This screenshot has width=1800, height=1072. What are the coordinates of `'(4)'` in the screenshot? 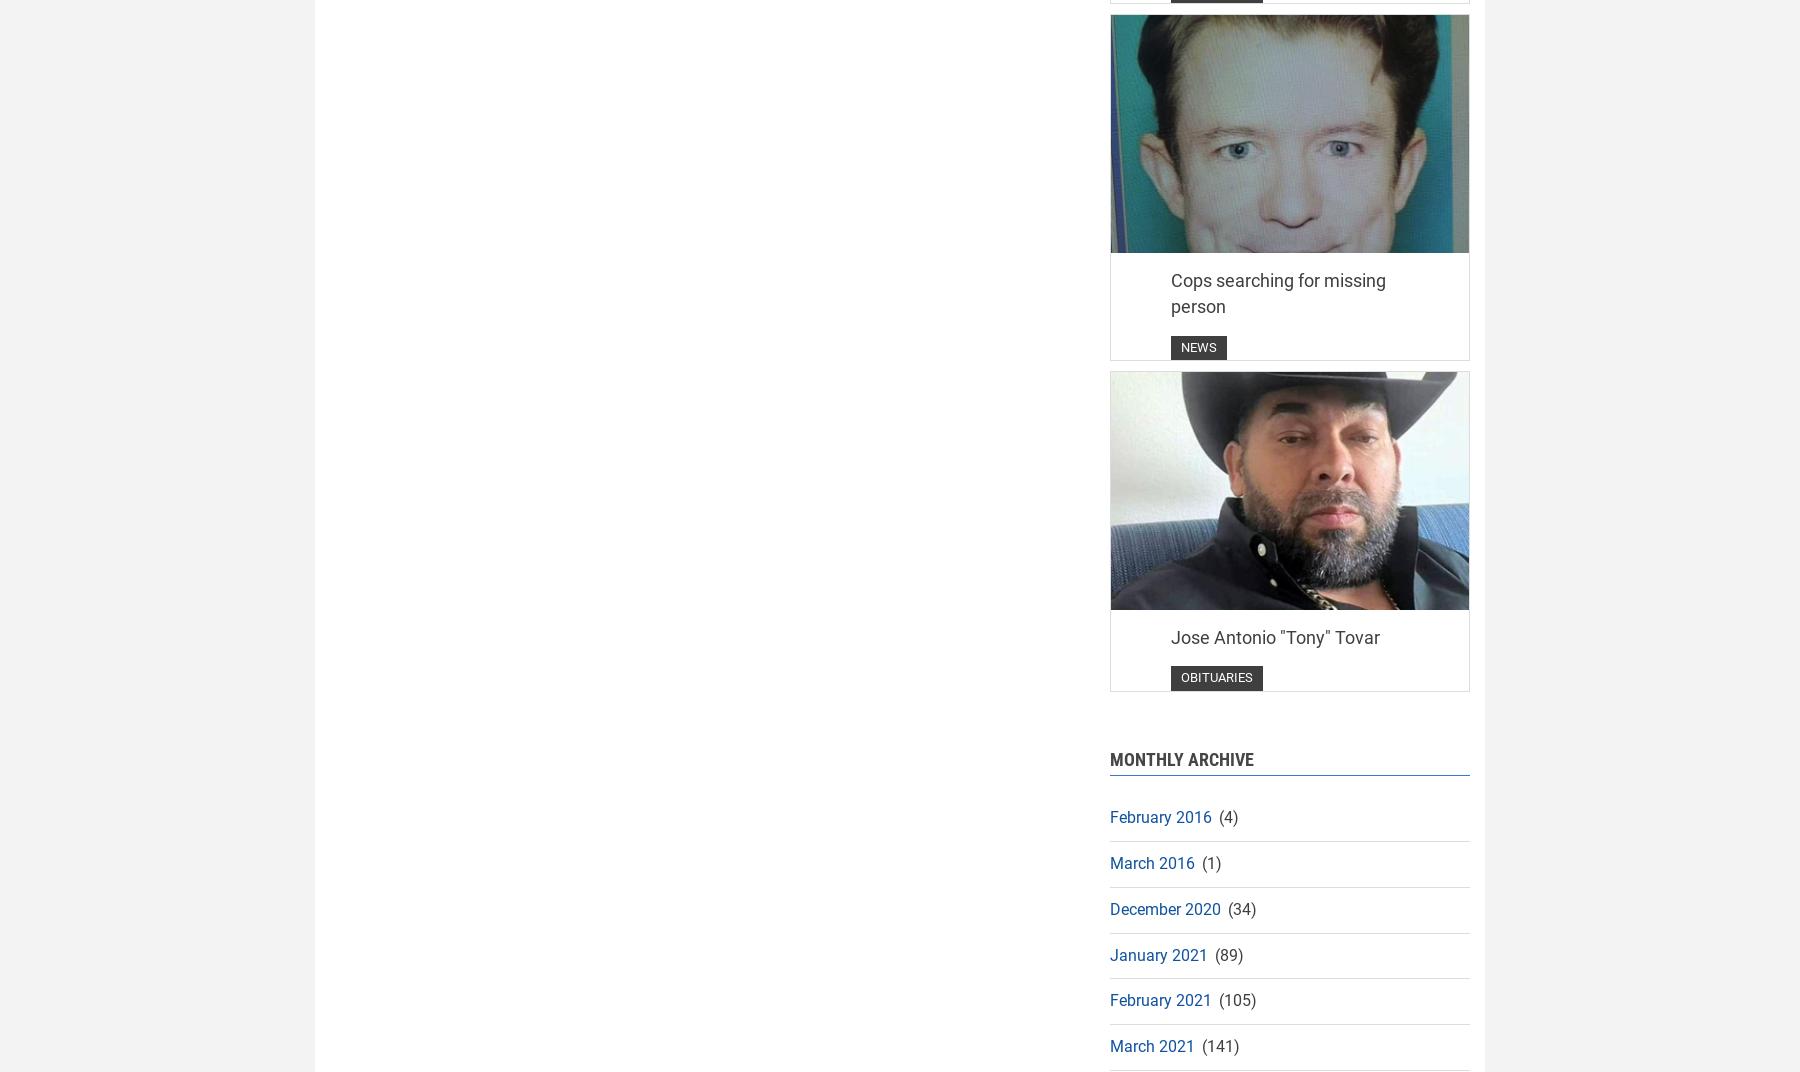 It's located at (1226, 816).